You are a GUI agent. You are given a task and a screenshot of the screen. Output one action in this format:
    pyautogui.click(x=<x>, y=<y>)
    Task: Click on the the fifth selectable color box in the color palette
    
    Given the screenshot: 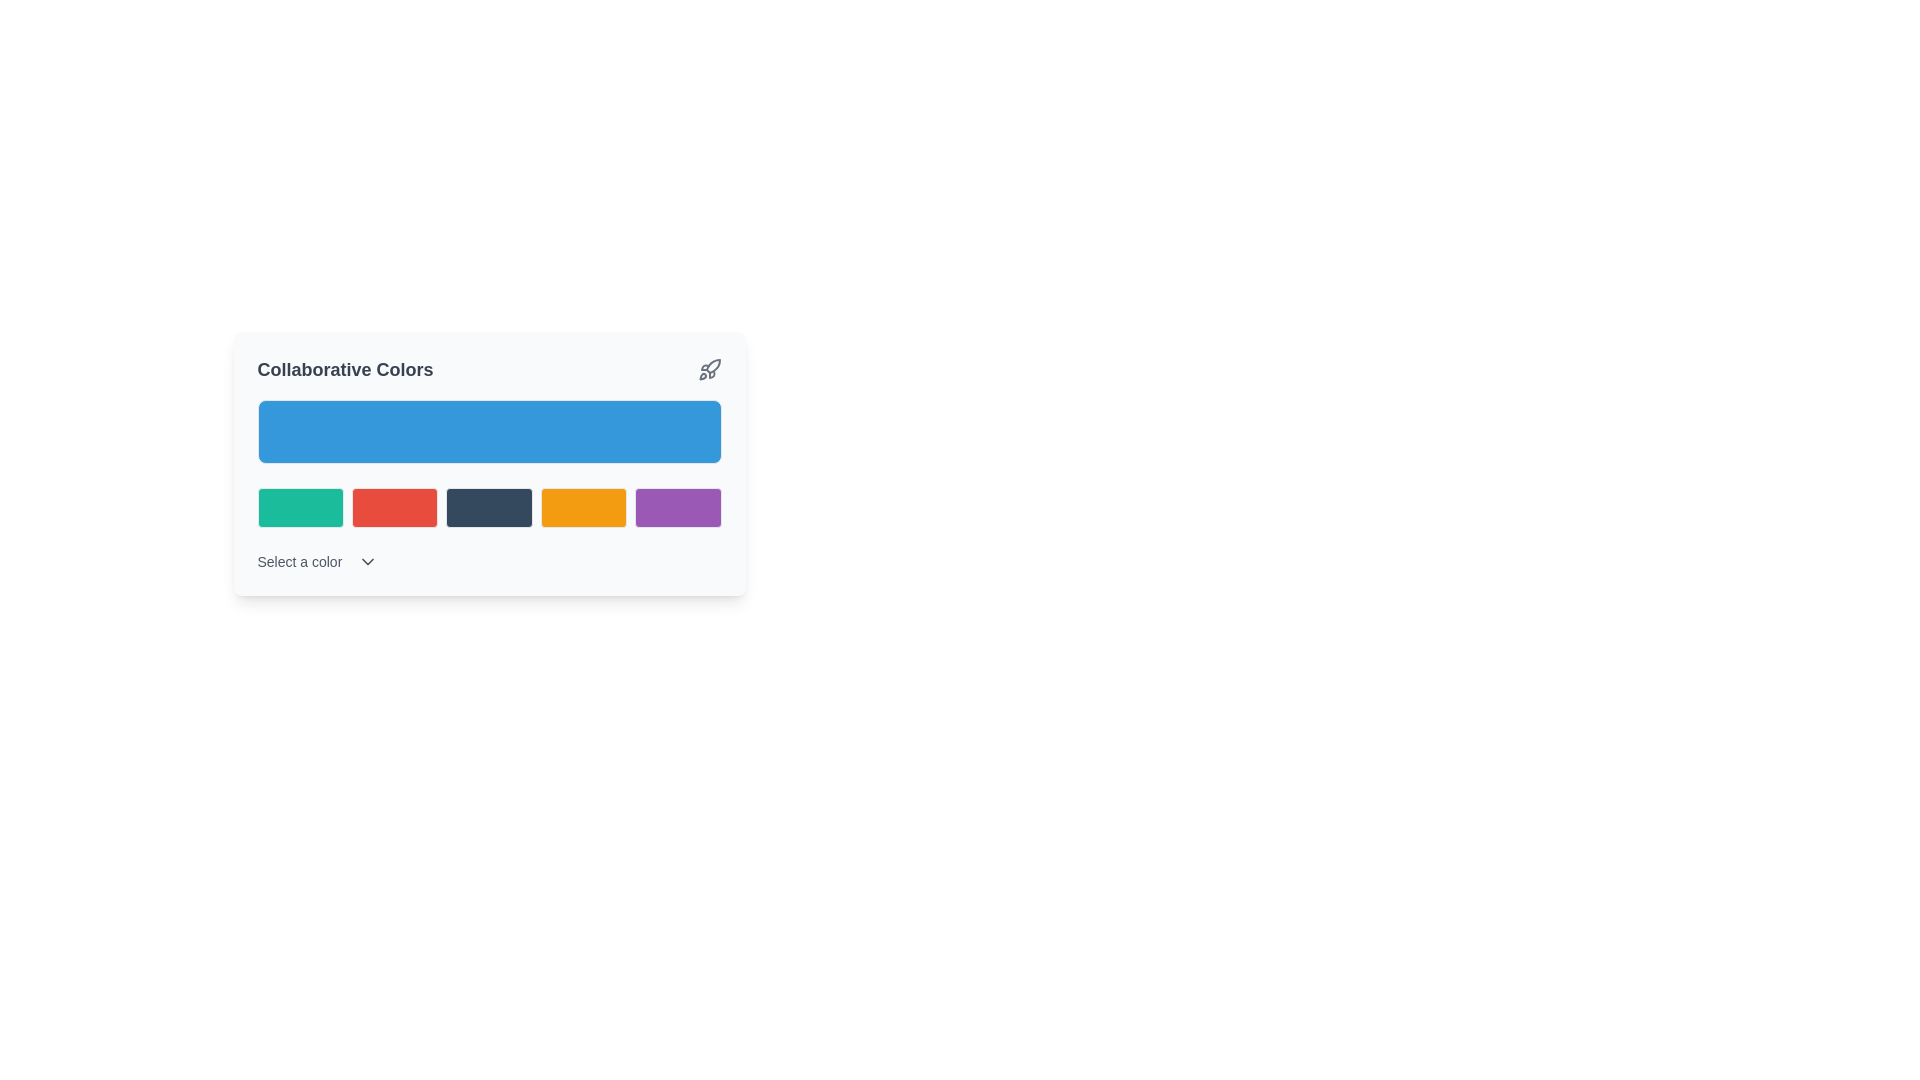 What is the action you would take?
    pyautogui.click(x=678, y=507)
    